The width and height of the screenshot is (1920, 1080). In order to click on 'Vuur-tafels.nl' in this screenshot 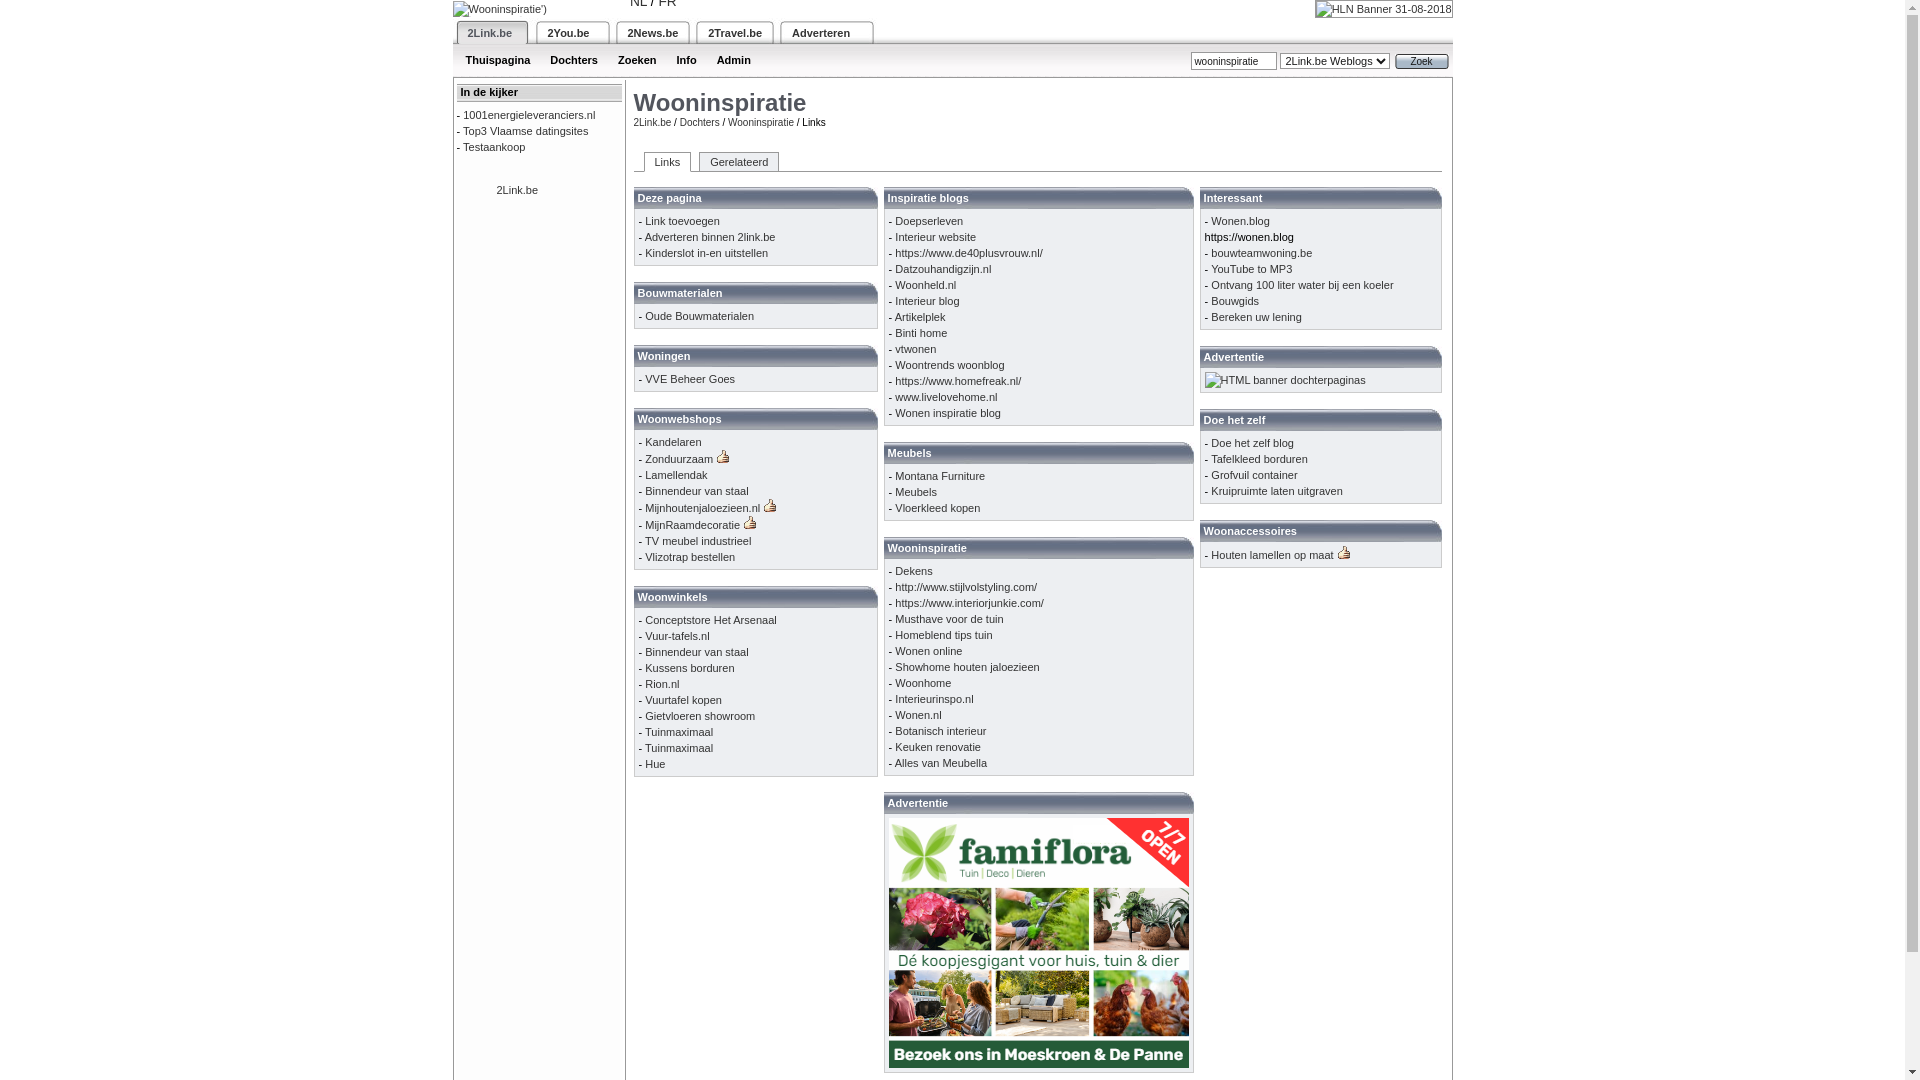, I will do `click(676, 636)`.